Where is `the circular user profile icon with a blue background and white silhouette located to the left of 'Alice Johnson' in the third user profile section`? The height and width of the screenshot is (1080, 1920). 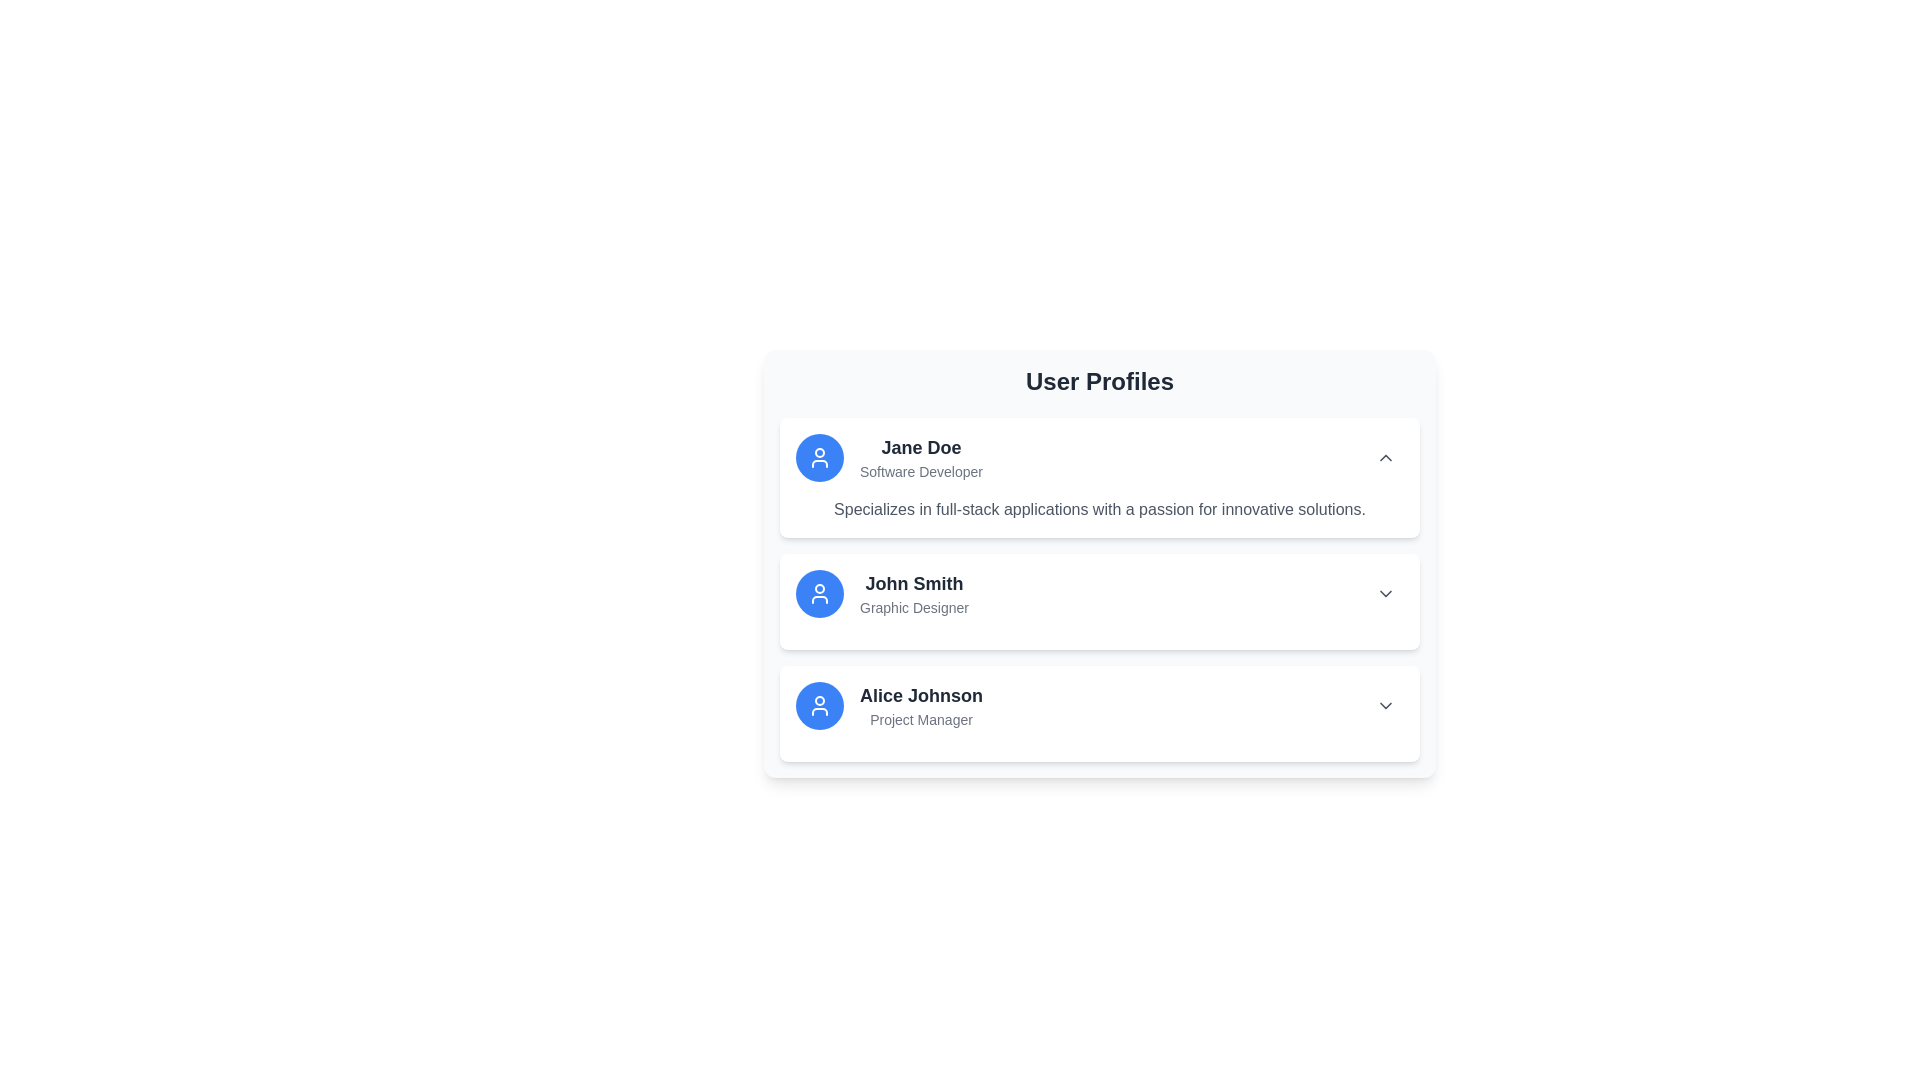
the circular user profile icon with a blue background and white silhouette located to the left of 'Alice Johnson' in the third user profile section is located at coordinates (820, 704).